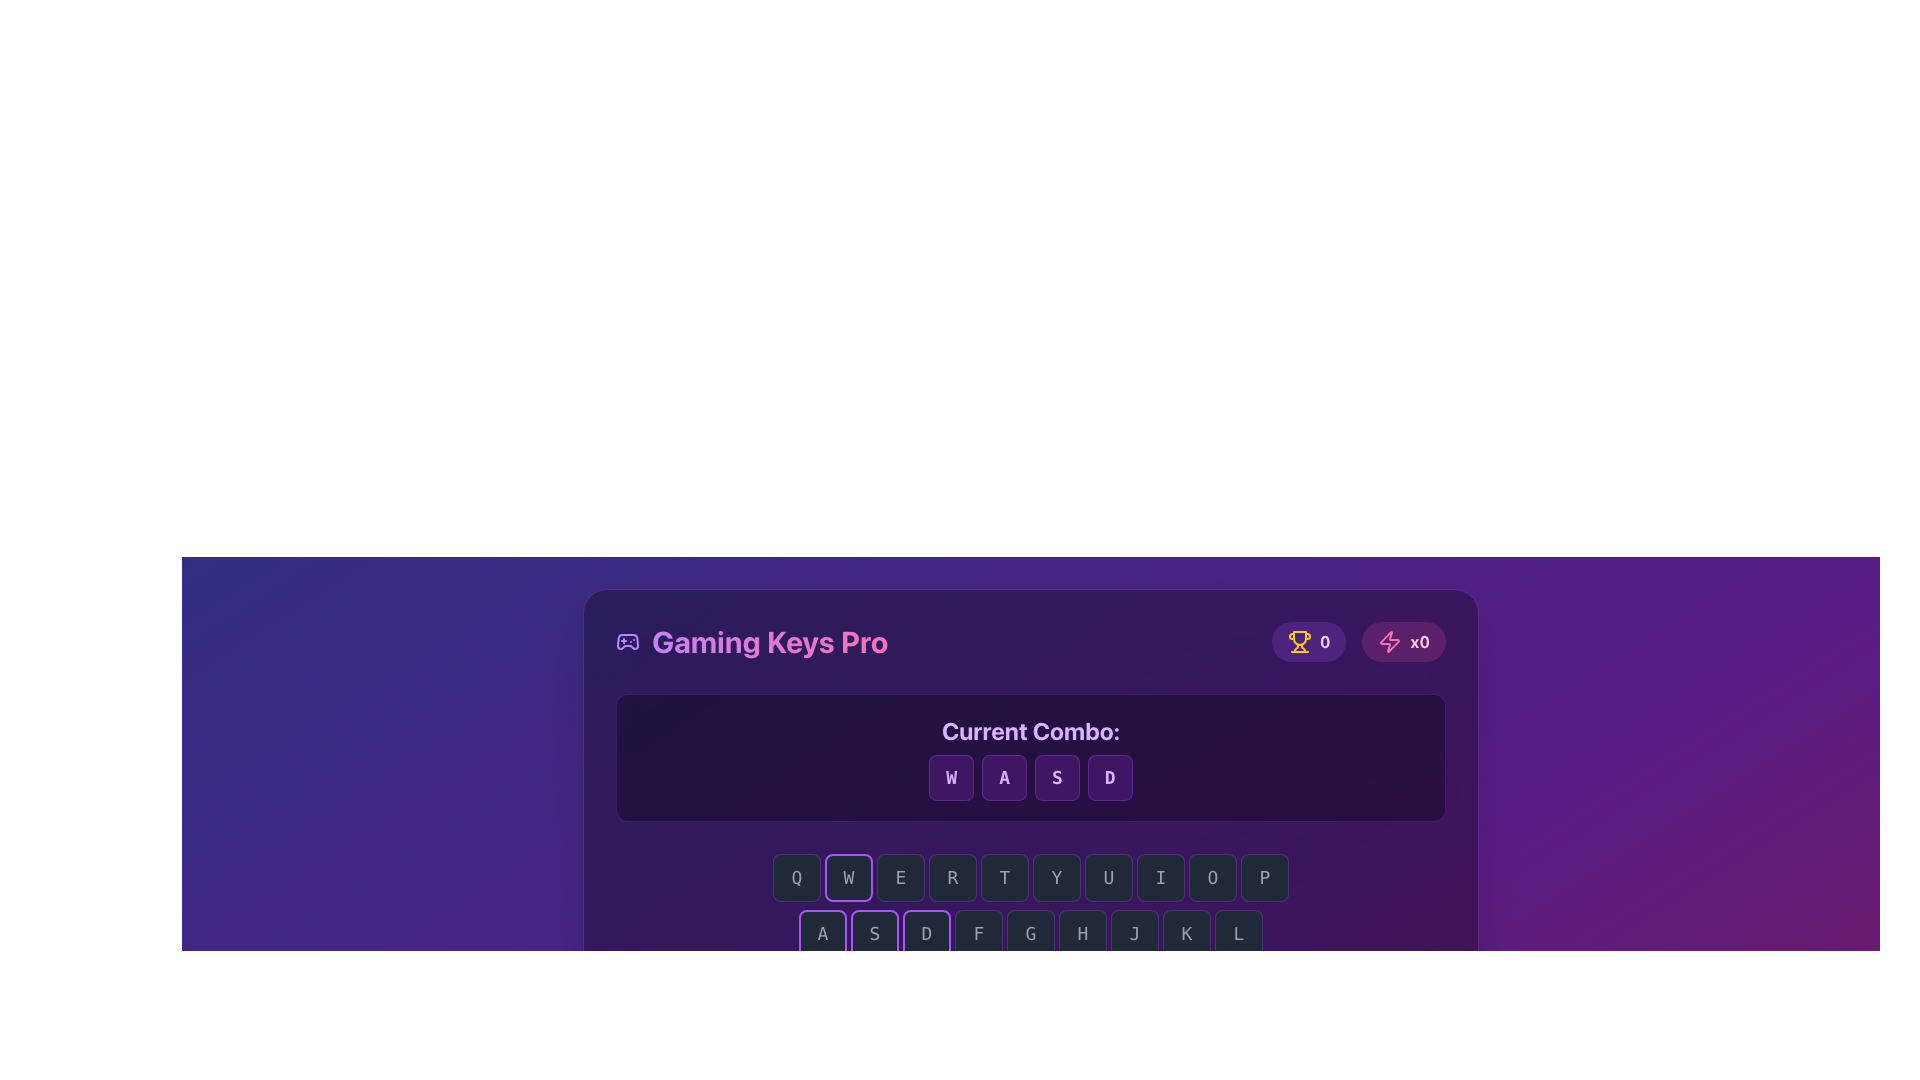 Image resolution: width=1920 pixels, height=1080 pixels. Describe the element at coordinates (849, 877) in the screenshot. I see `the square button with a dark gray background and a purple border, containing the letter 'W' in light gray, which is the second button in a row of letters 'QWERTYUIOP'` at that location.